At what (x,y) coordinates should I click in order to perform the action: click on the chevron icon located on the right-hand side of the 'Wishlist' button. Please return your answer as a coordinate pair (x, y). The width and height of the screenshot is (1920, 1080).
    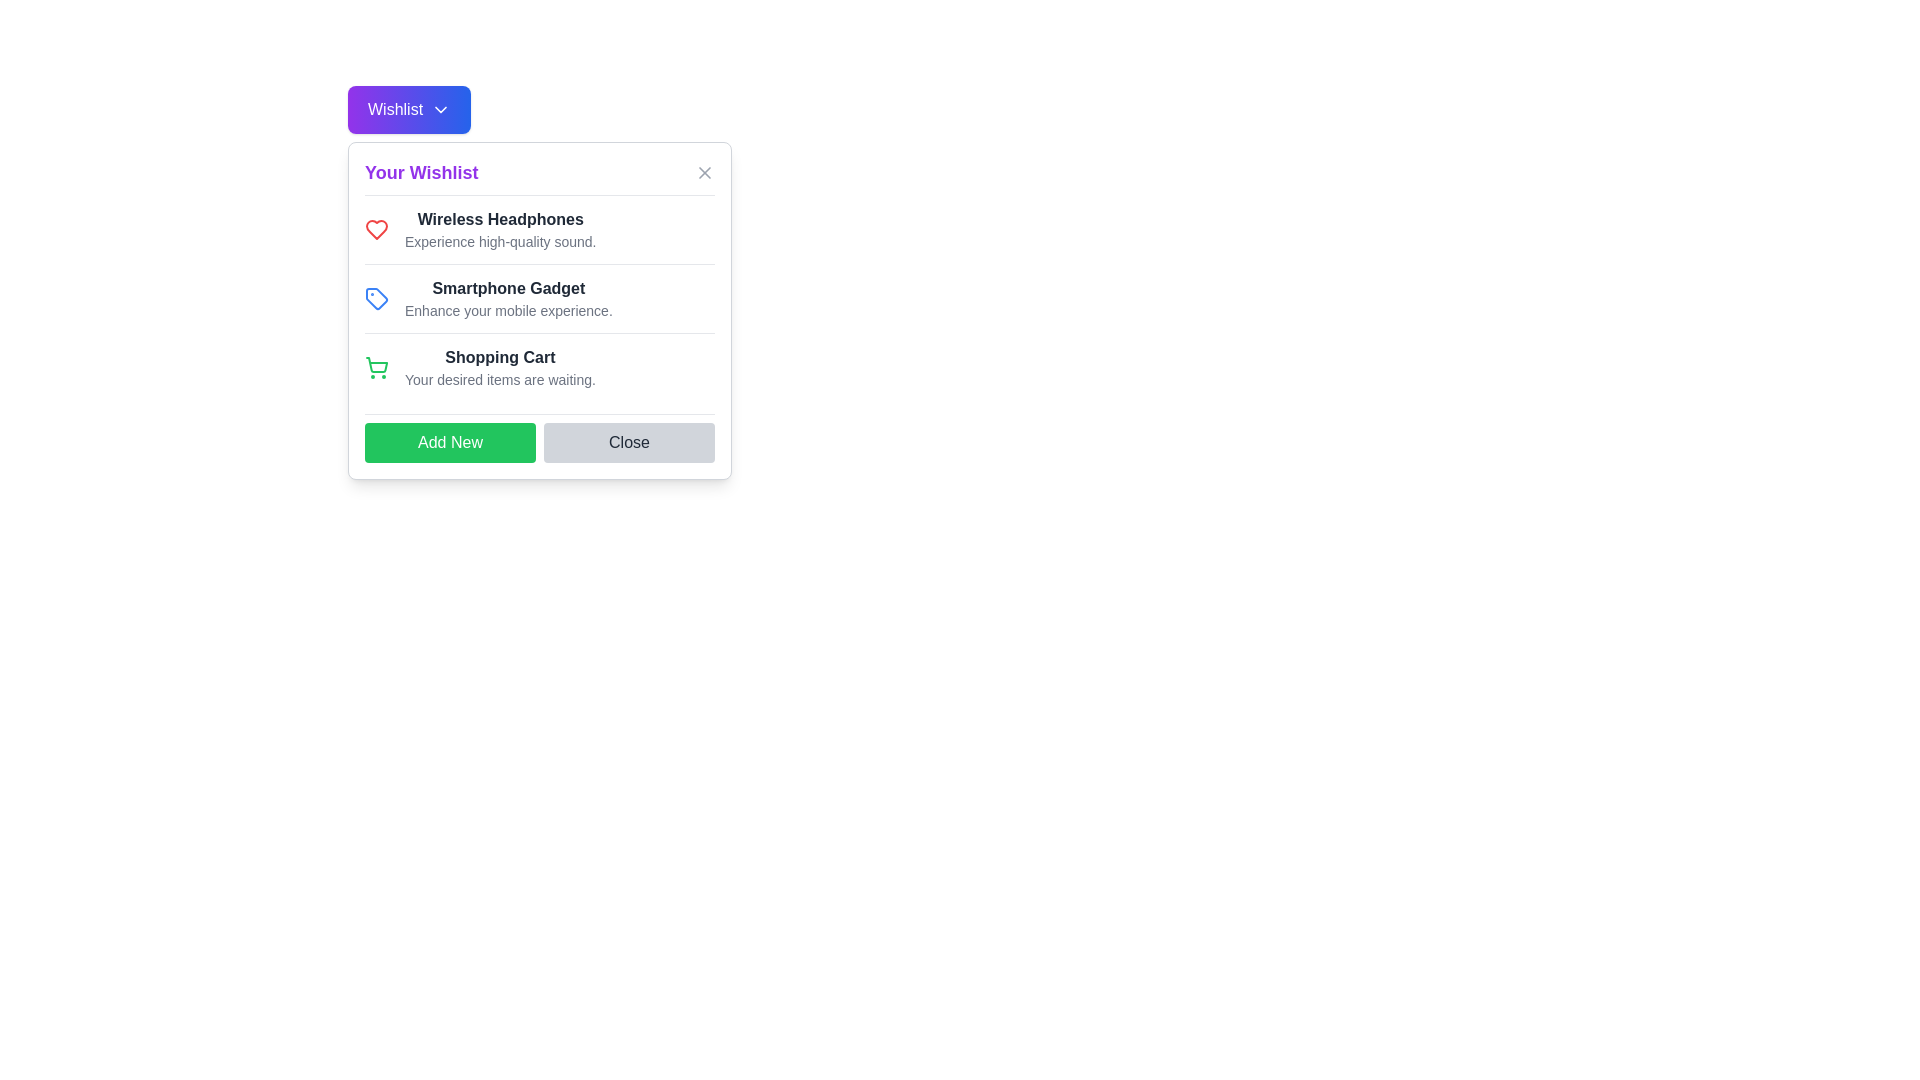
    Looking at the image, I should click on (440, 110).